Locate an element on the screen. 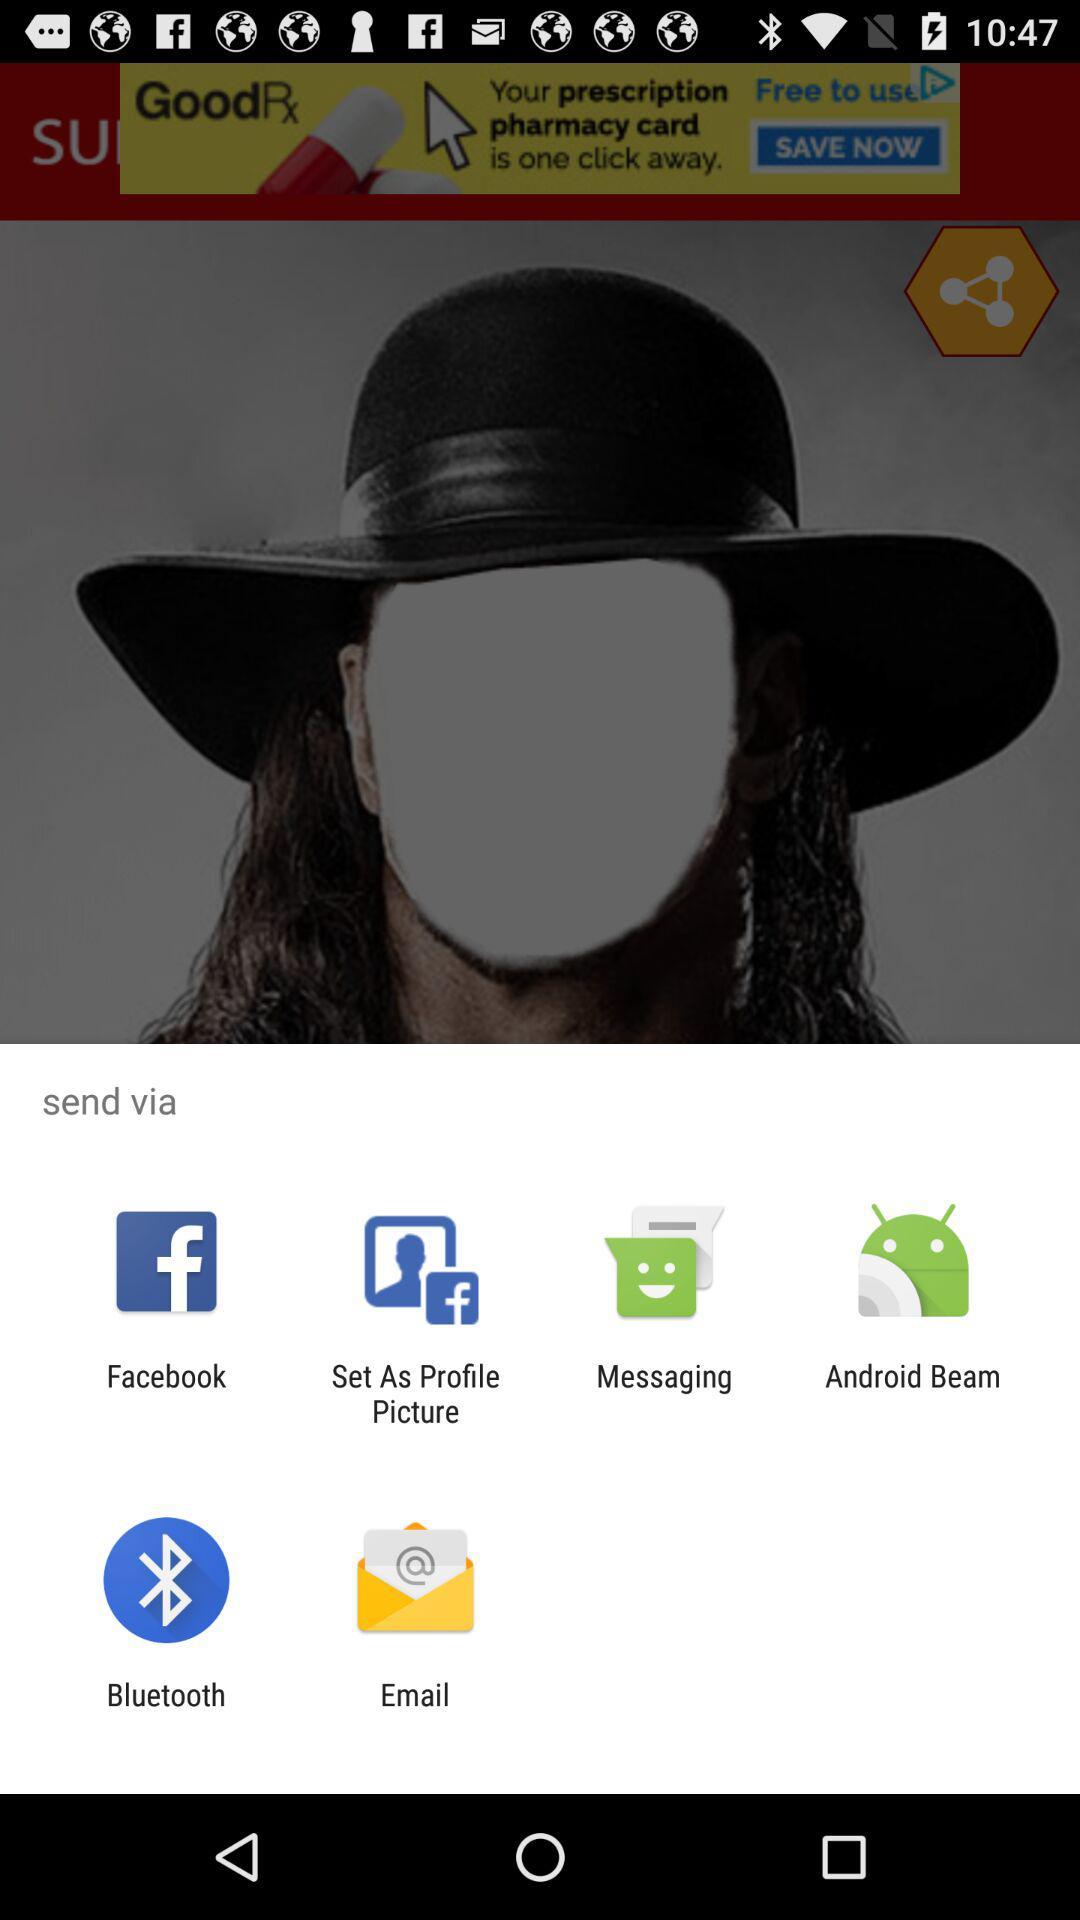 This screenshot has width=1080, height=1920. facebook icon is located at coordinates (165, 1392).